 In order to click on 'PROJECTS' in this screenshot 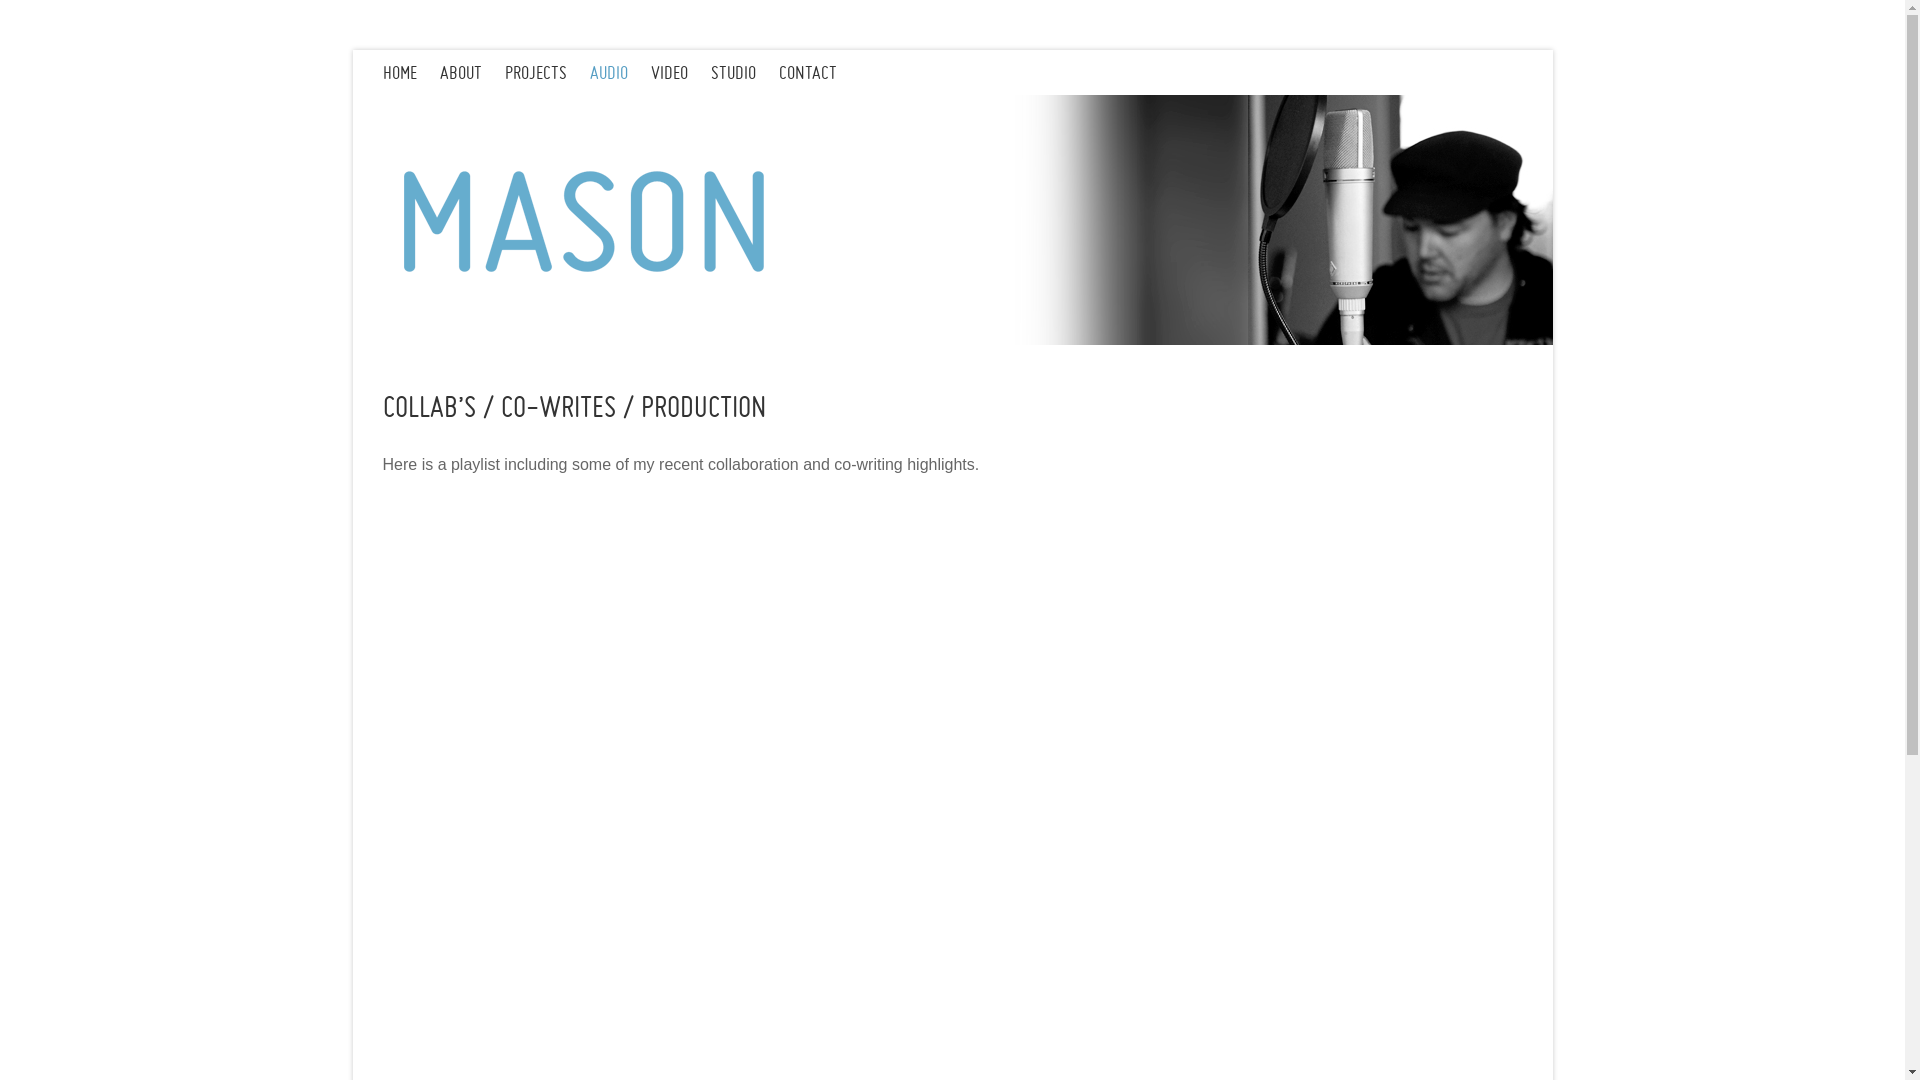, I will do `click(546, 71)`.